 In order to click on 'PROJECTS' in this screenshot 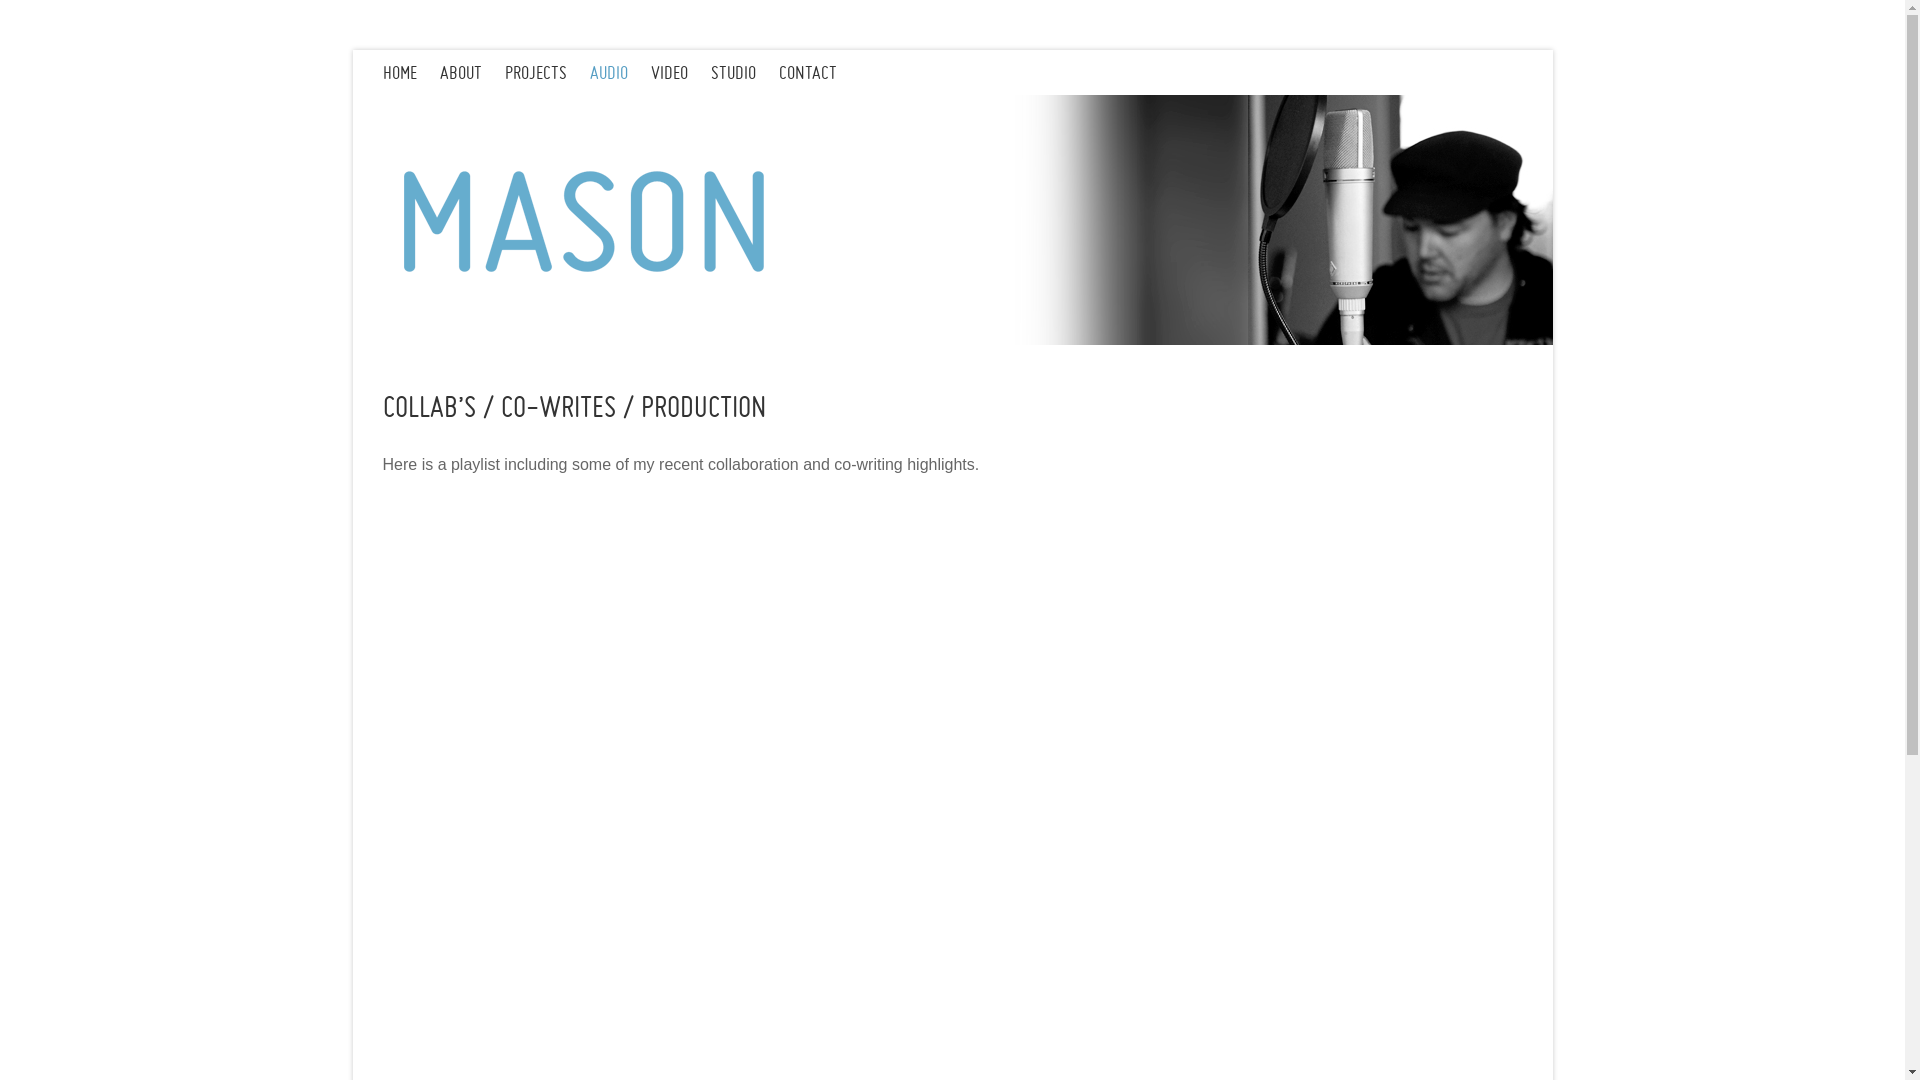, I will do `click(546, 71)`.